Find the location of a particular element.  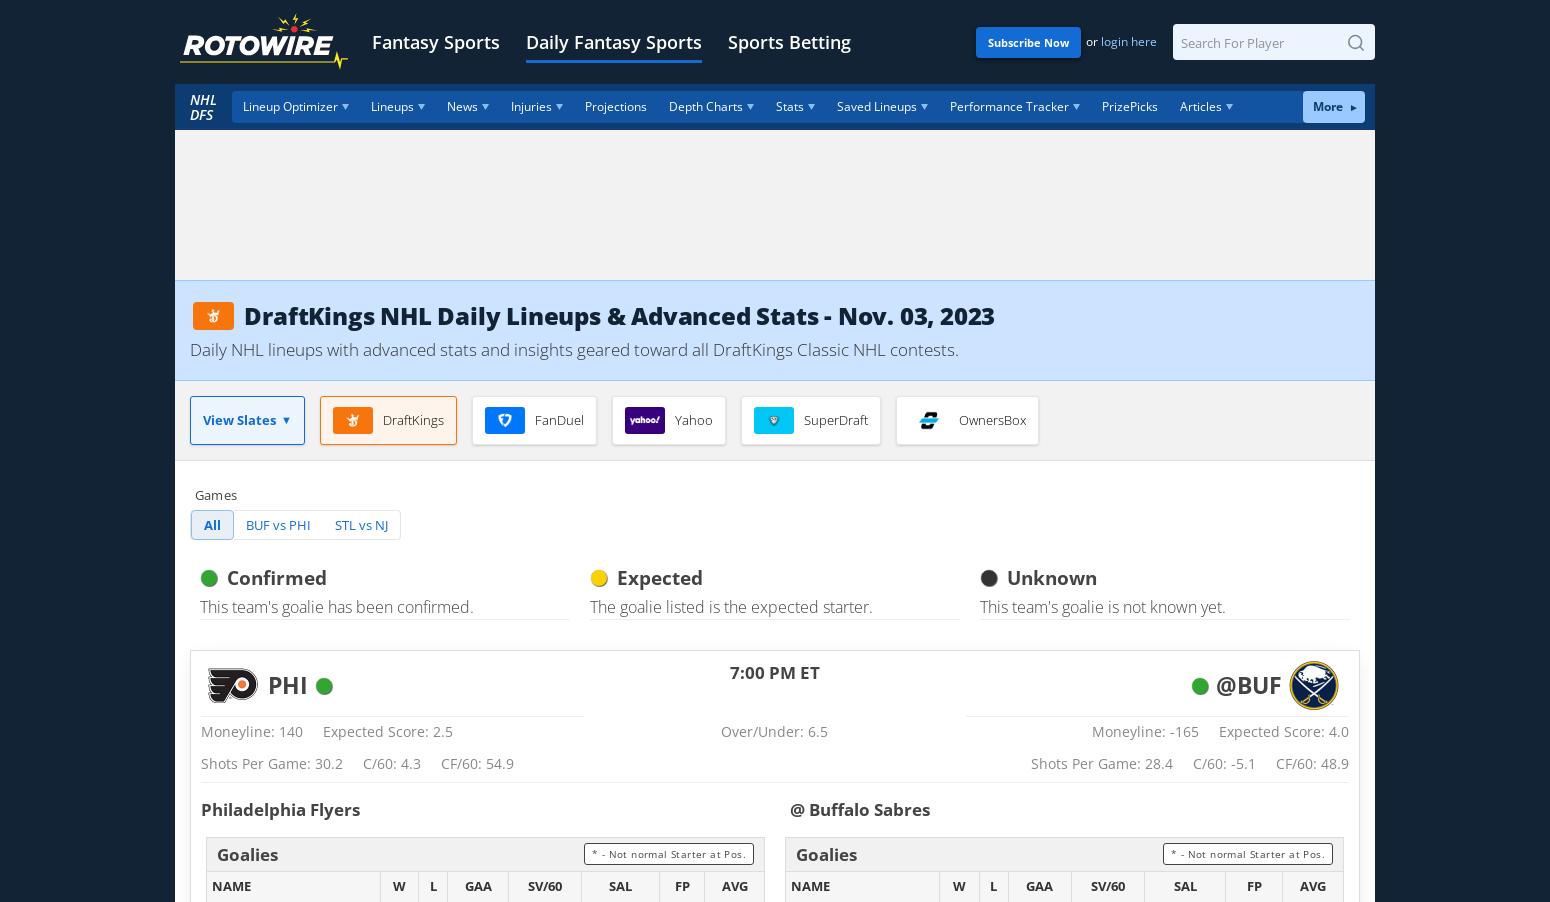

'Depth Charts' is located at coordinates (667, 106).